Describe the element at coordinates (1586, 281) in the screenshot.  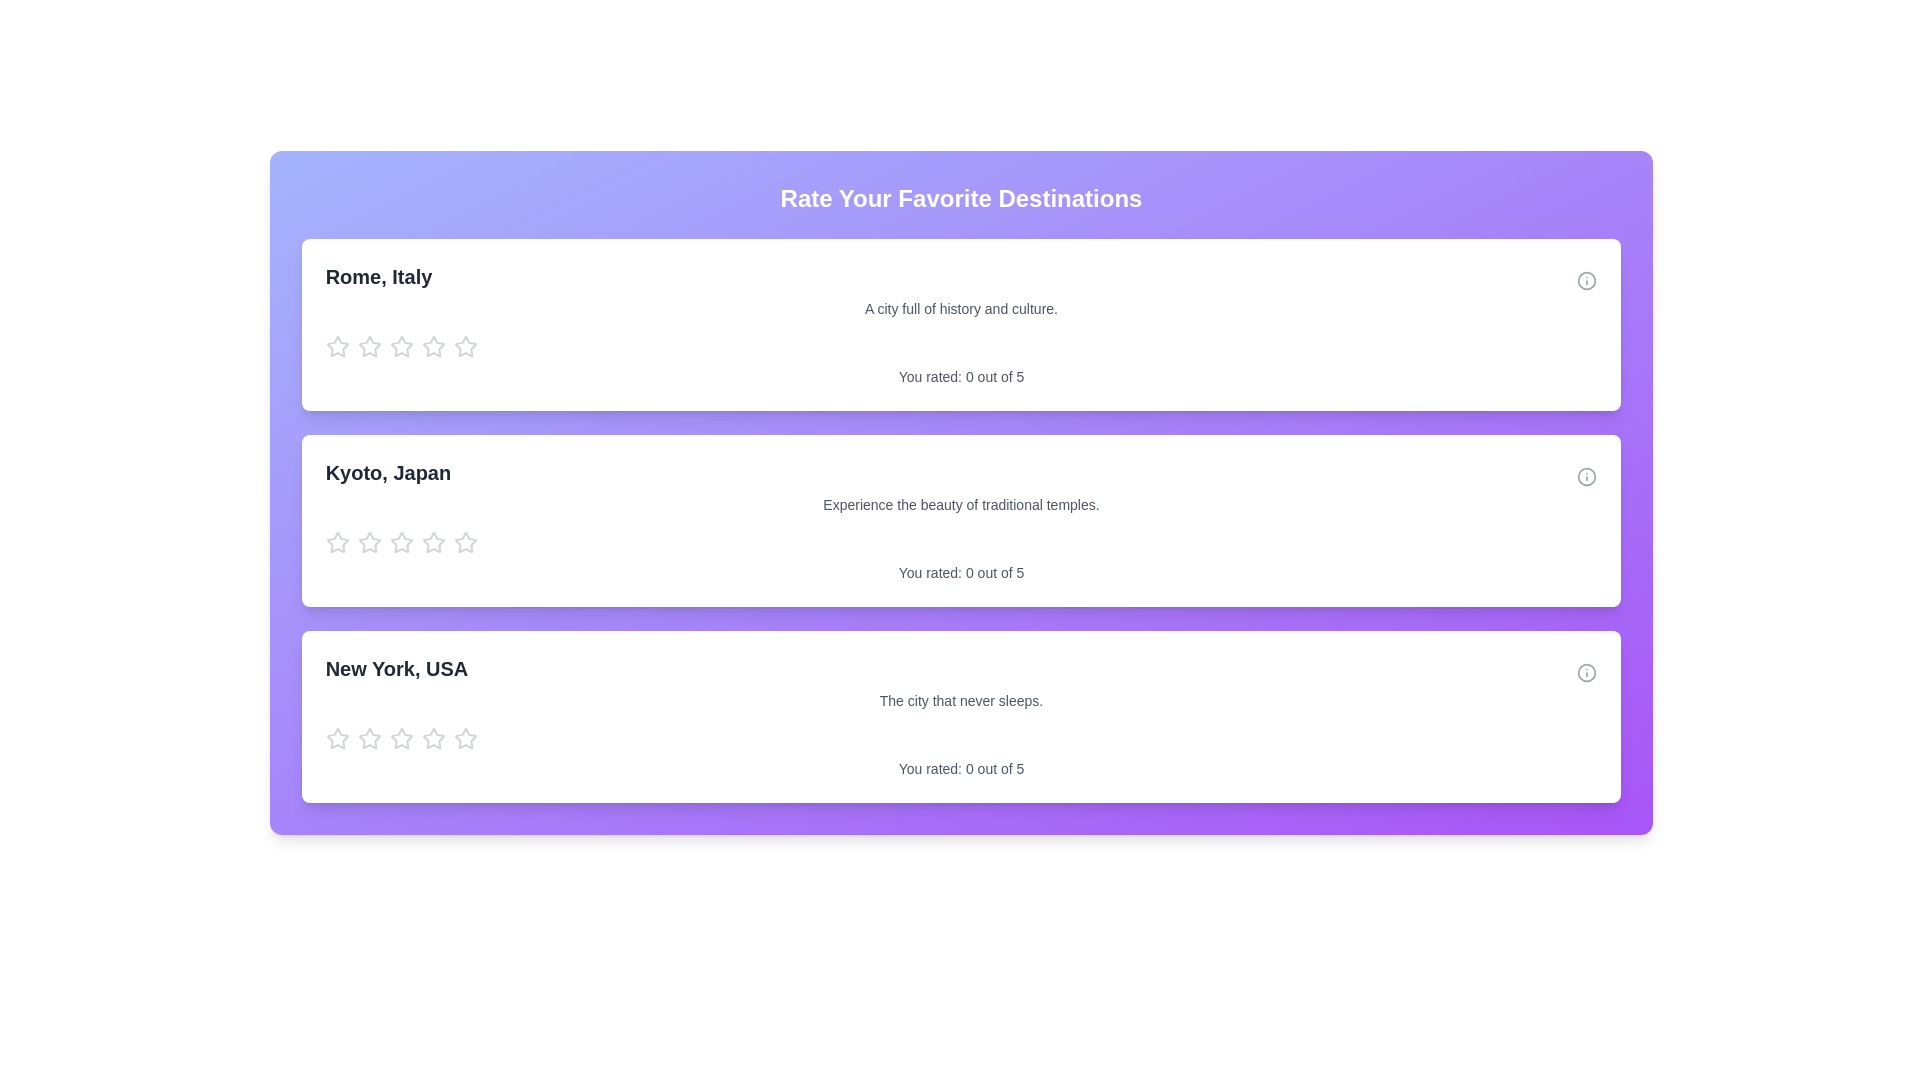
I see `the gray circular icon with an 'i'` at that location.